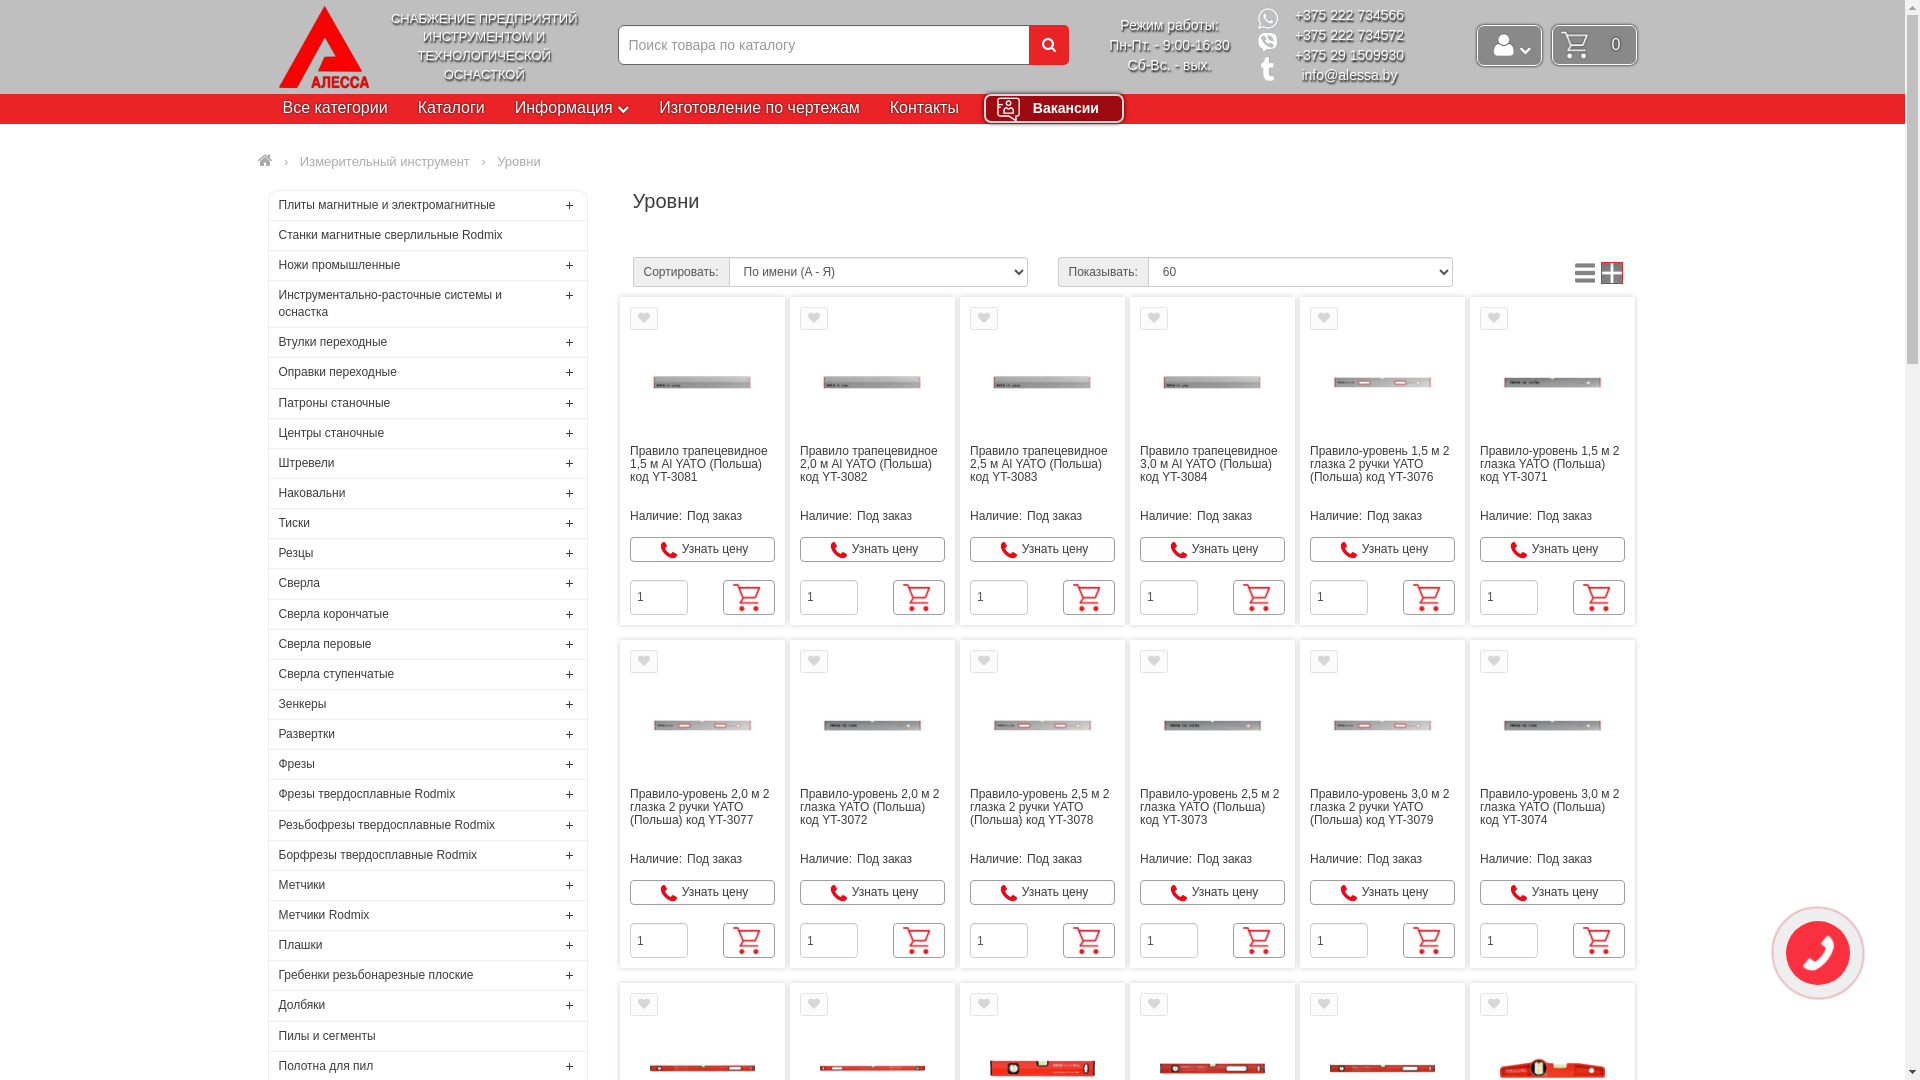  I want to click on '0', so click(1593, 36).